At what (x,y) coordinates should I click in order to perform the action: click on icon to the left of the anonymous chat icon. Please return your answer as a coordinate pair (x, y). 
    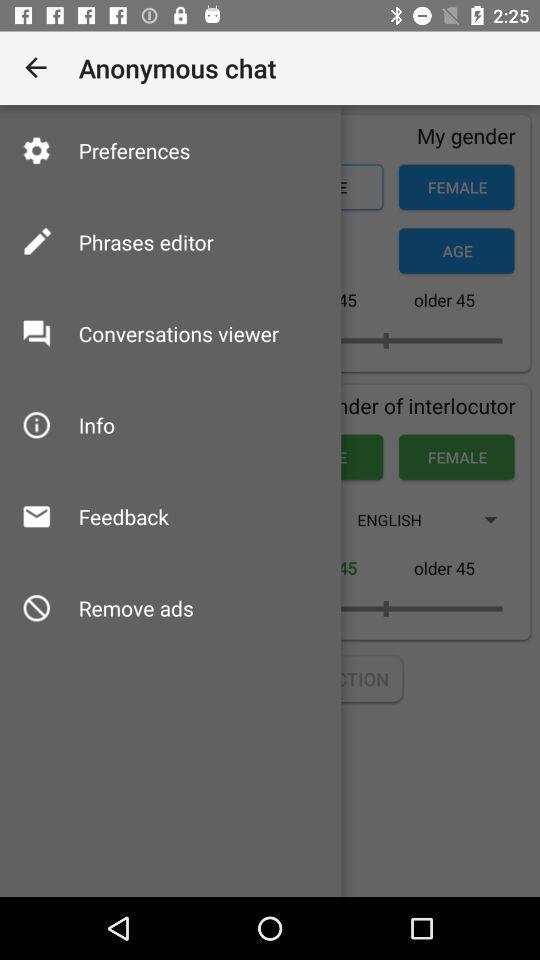
    Looking at the image, I should click on (36, 68).